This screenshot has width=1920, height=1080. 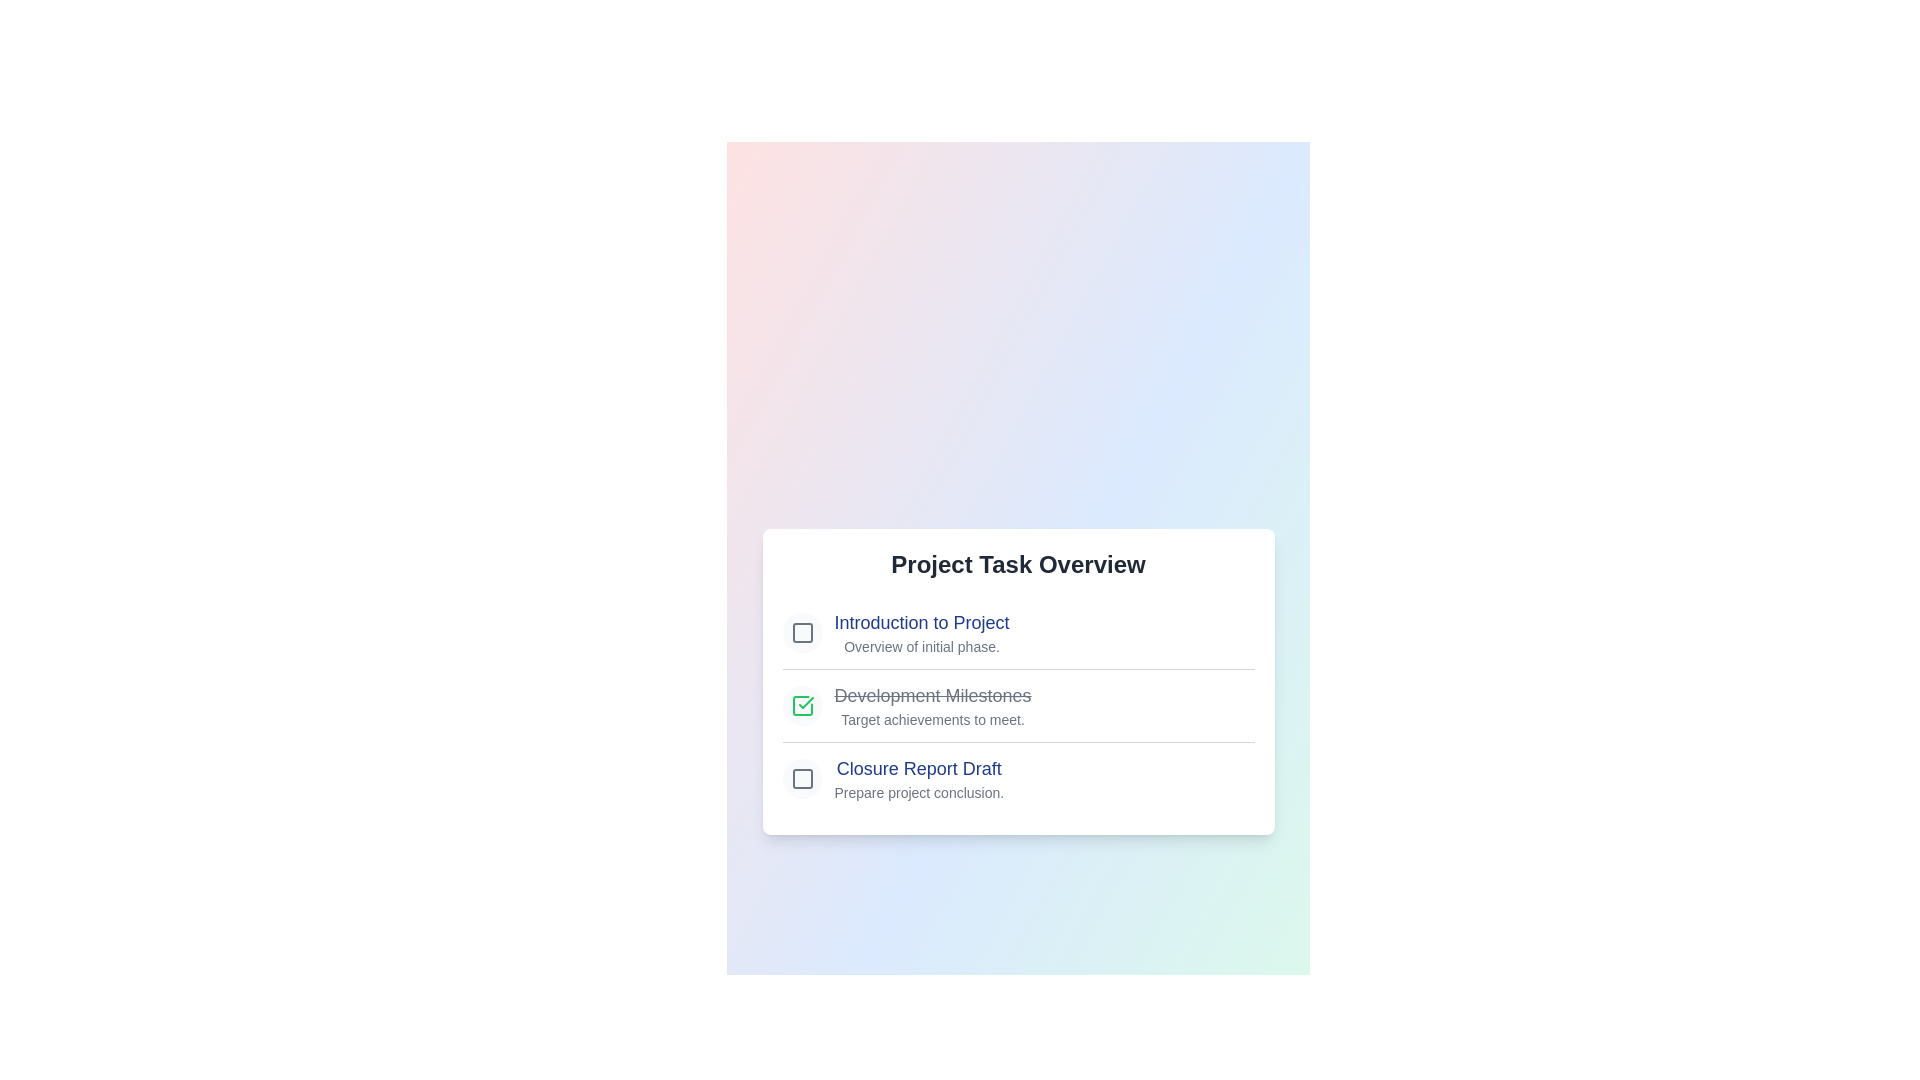 What do you see at coordinates (918, 767) in the screenshot?
I see `the checklist item labeled 'Closure Report Draft' to highlight it` at bounding box center [918, 767].